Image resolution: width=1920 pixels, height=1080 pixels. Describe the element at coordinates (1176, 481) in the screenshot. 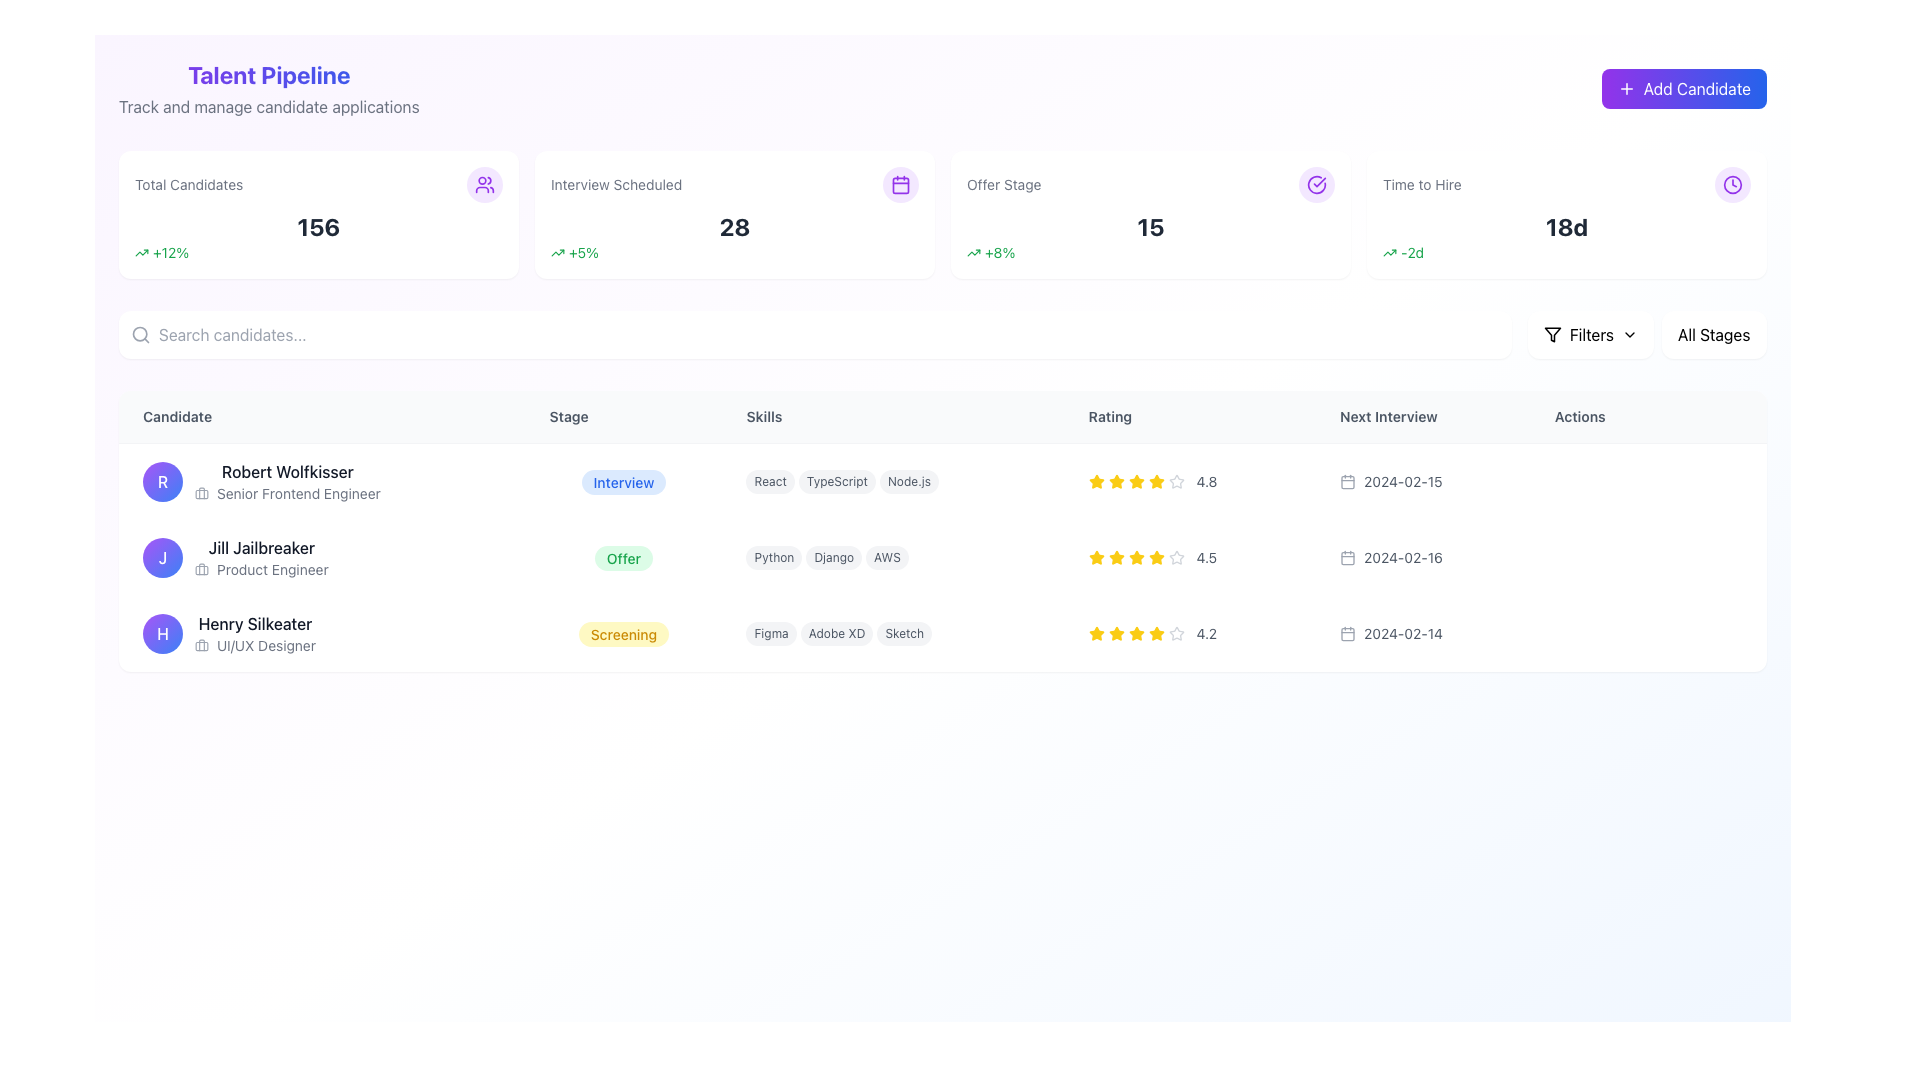

I see `the unselected star icon, which is an outlined star with thin strokes and a hollow center, located in the 'Rating' column of the first row, specifically the fifth star in the horizontal sequence` at that location.